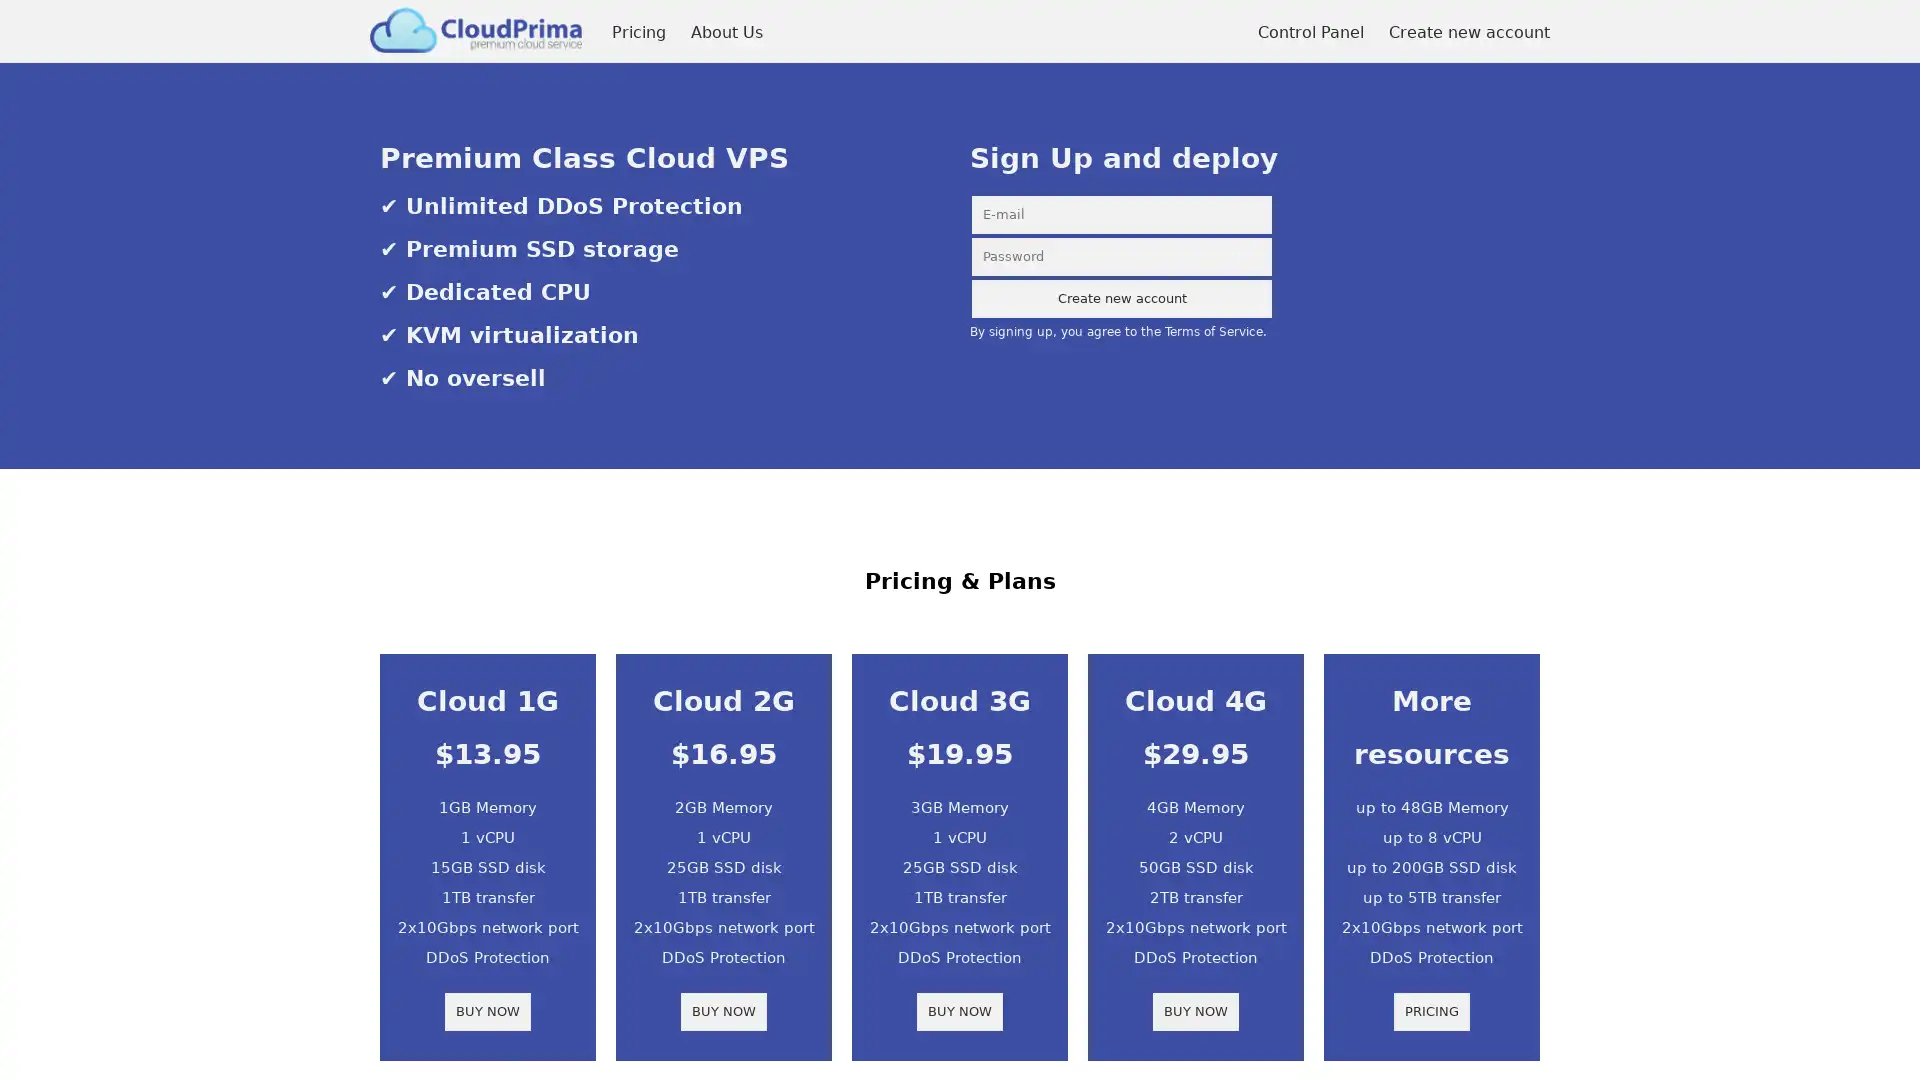  What do you see at coordinates (960, 1011) in the screenshot?
I see `buy now` at bounding box center [960, 1011].